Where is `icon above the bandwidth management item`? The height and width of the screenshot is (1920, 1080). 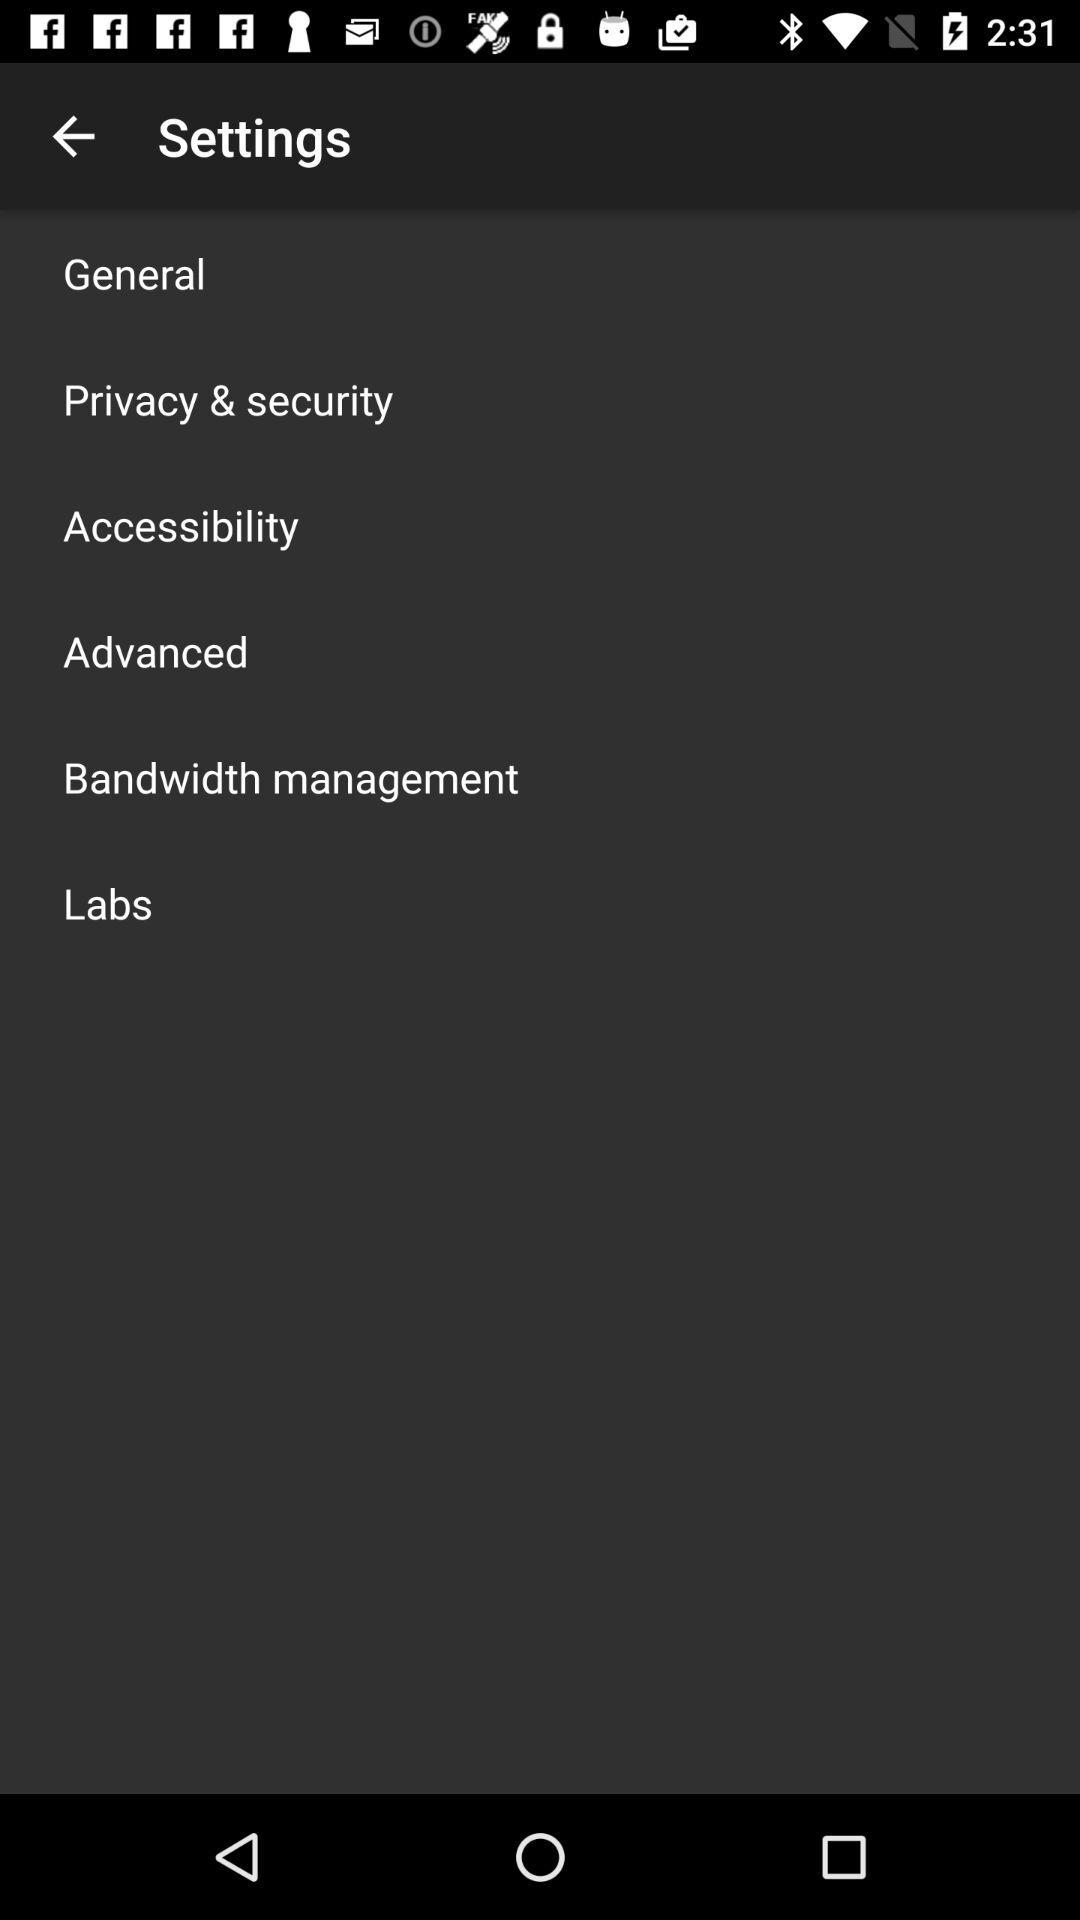 icon above the bandwidth management item is located at coordinates (154, 651).